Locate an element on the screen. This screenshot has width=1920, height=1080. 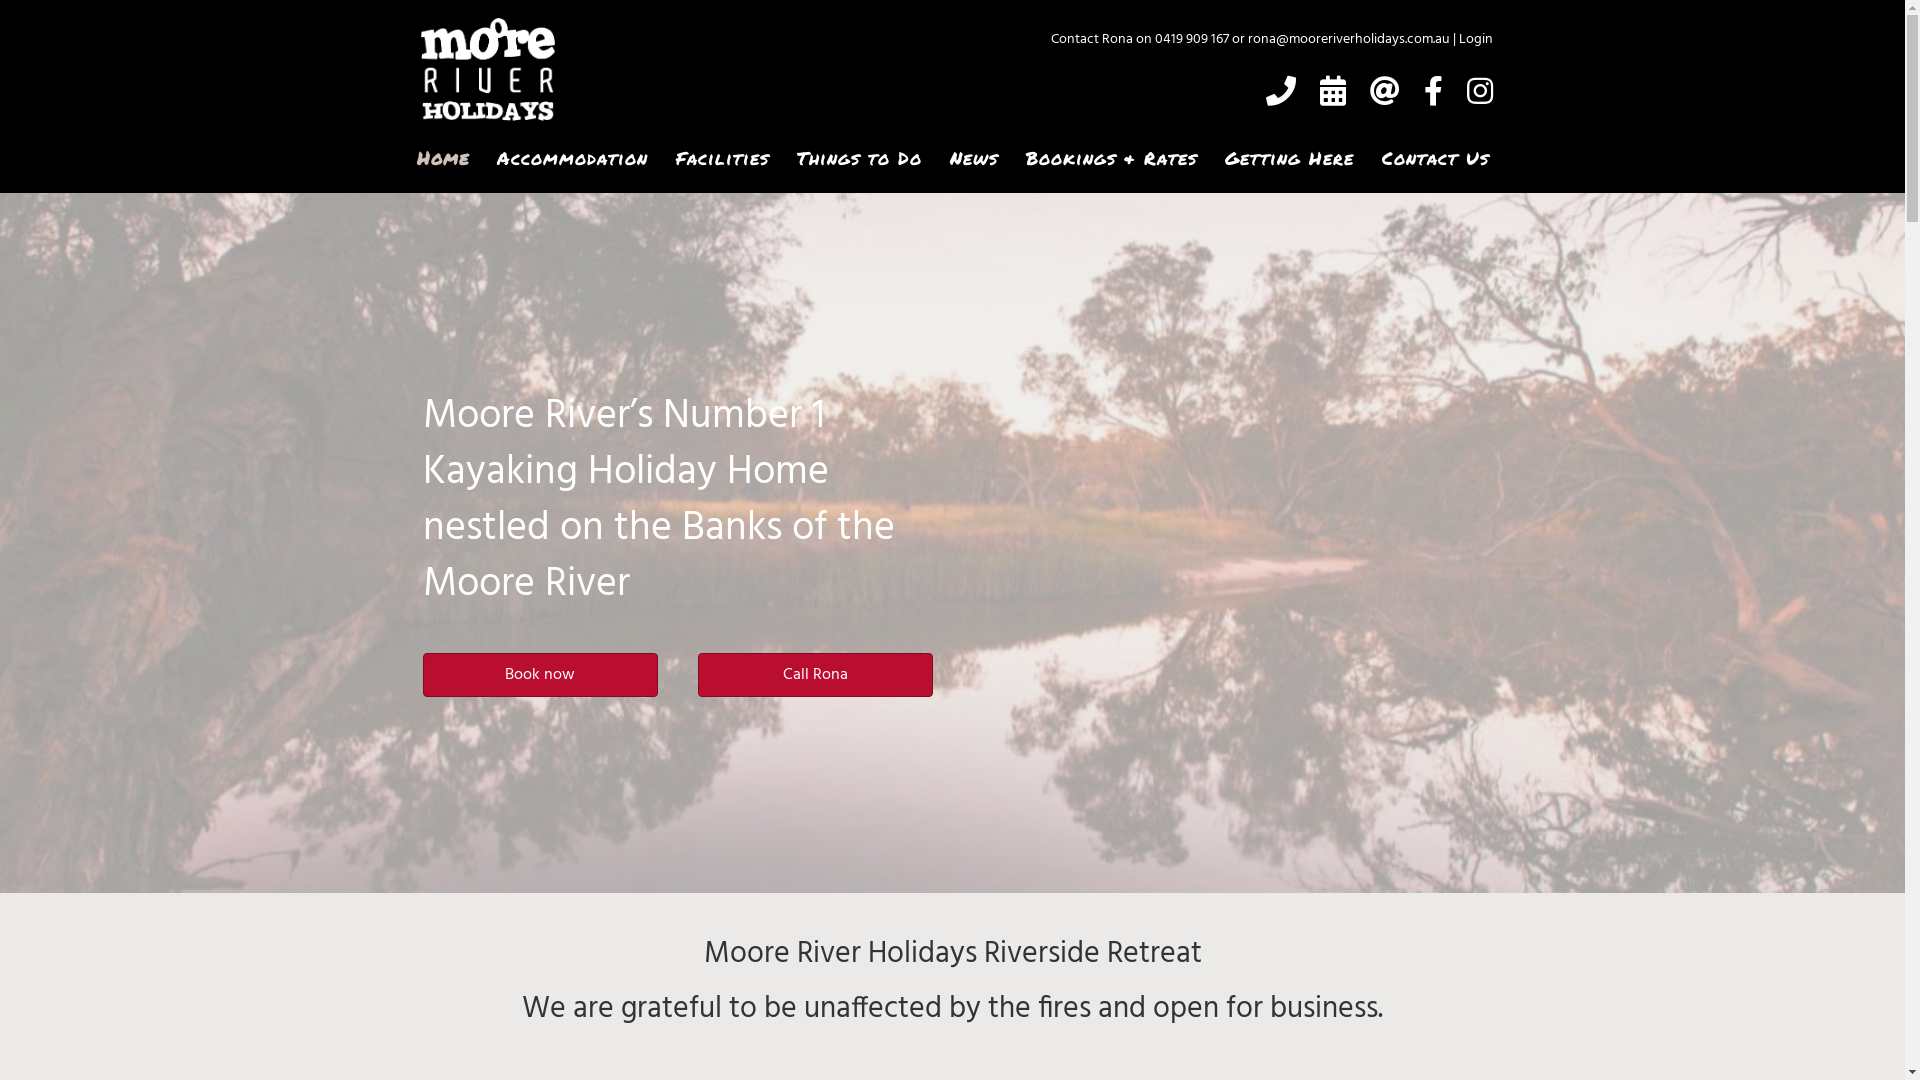
'News' is located at coordinates (973, 157).